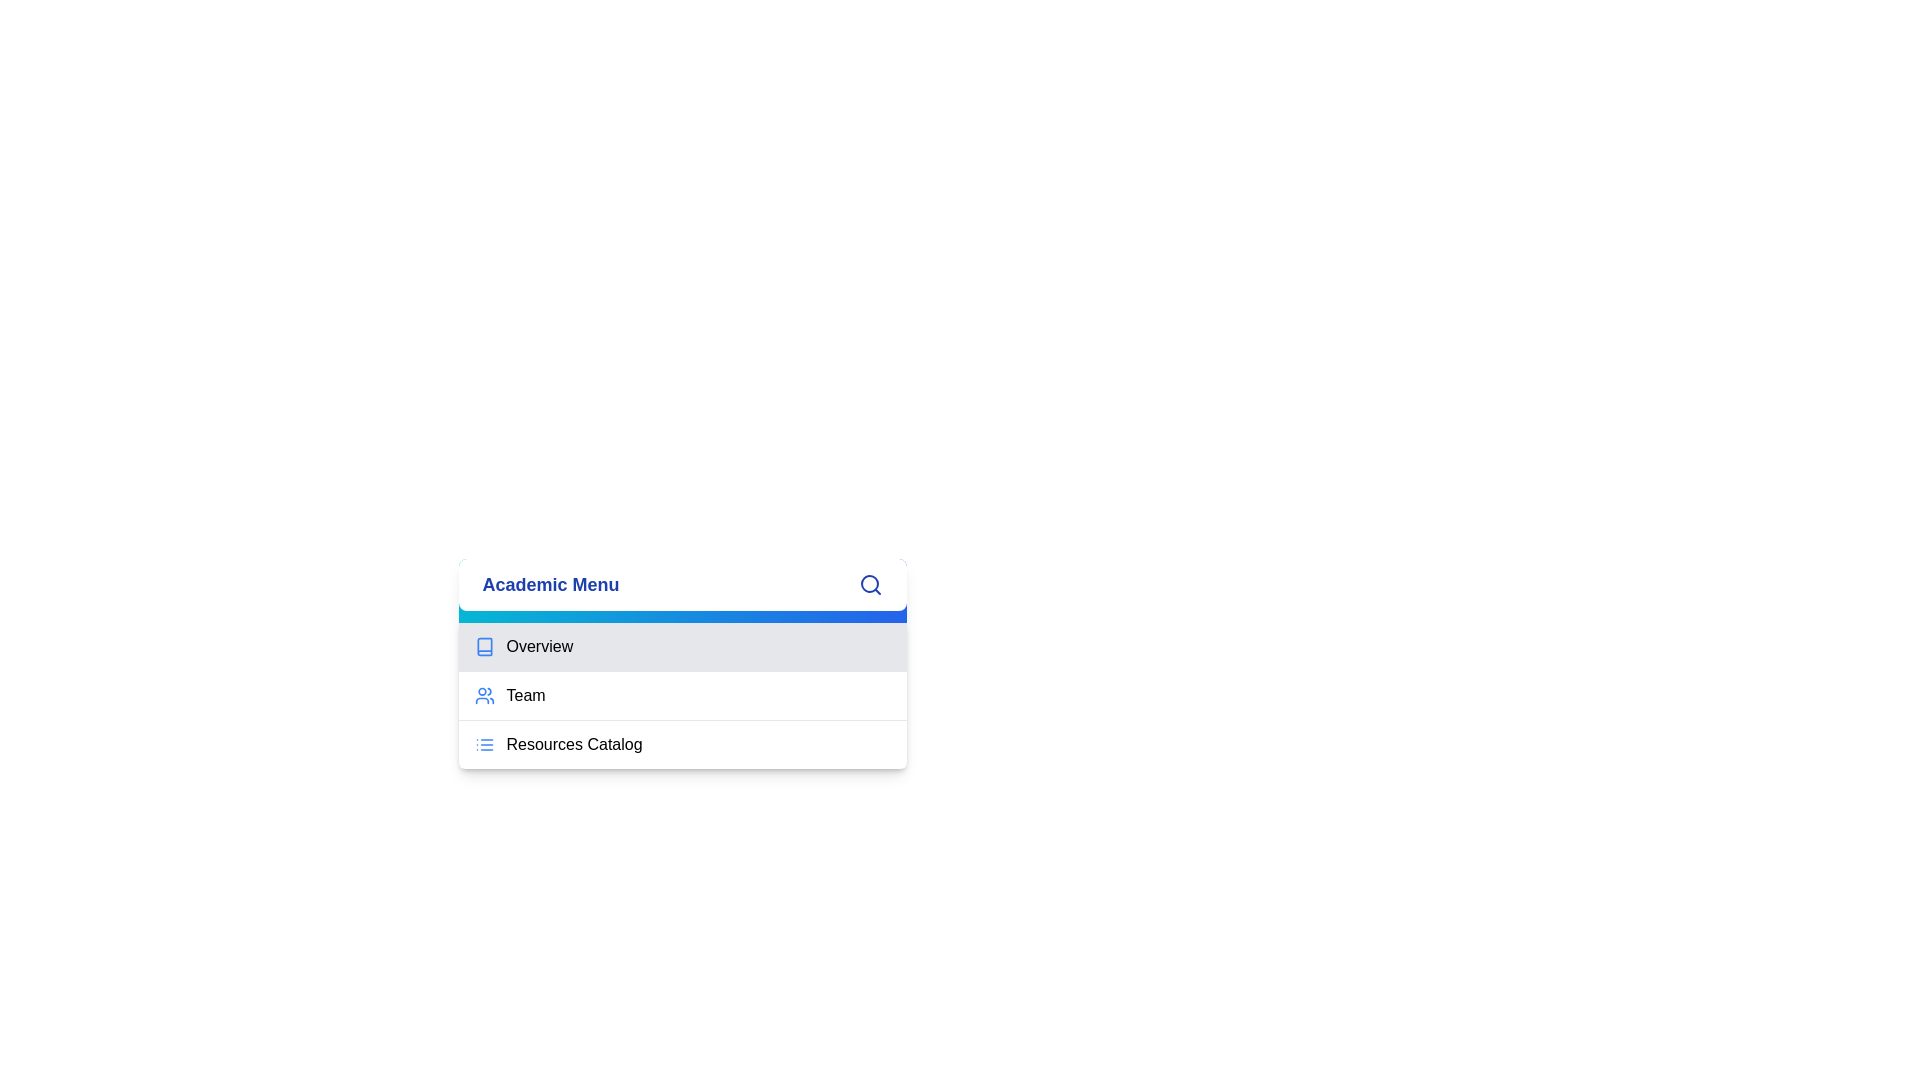 This screenshot has height=1080, width=1920. Describe the element at coordinates (682, 694) in the screenshot. I see `the 'Team' menu item located in the 'Academic Menu', which is the second item in the vertical list` at that location.